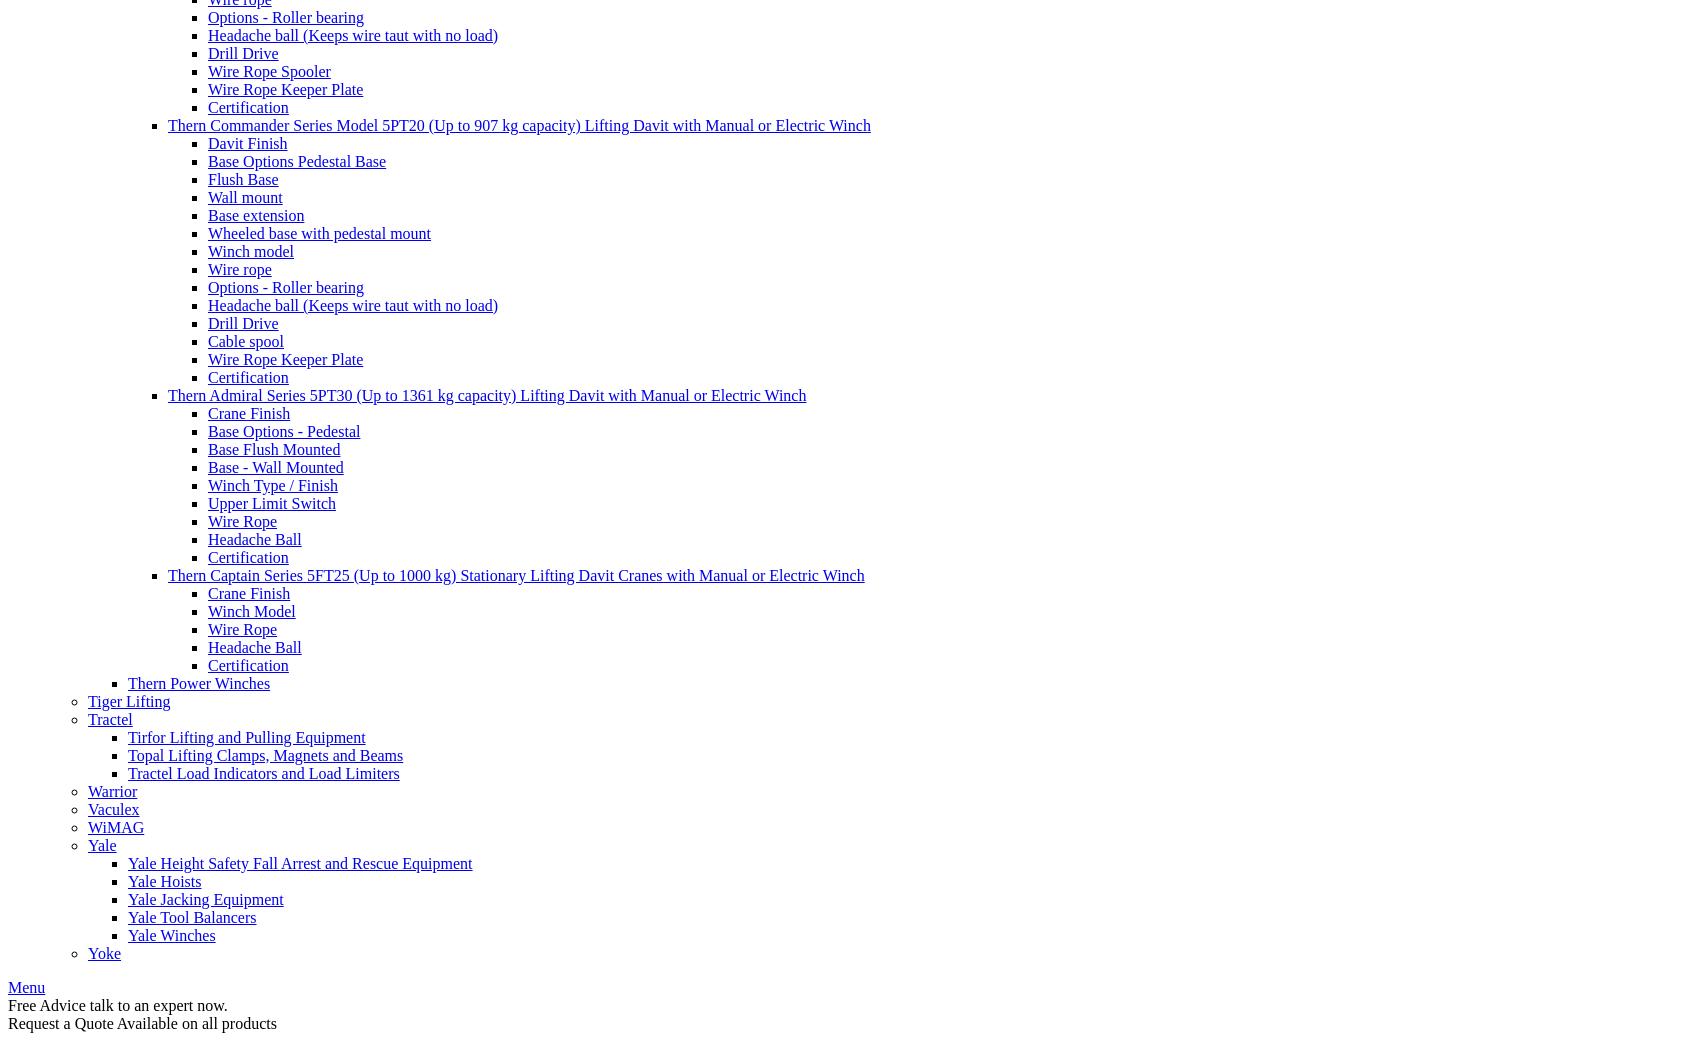 This screenshot has width=1700, height=1056. Describe the element at coordinates (166, 123) in the screenshot. I see `'Thern Commander Series Model 5PT20 (Up to 907 kg capacity) Lifting Davit with Manual or Electric Winch'` at that location.